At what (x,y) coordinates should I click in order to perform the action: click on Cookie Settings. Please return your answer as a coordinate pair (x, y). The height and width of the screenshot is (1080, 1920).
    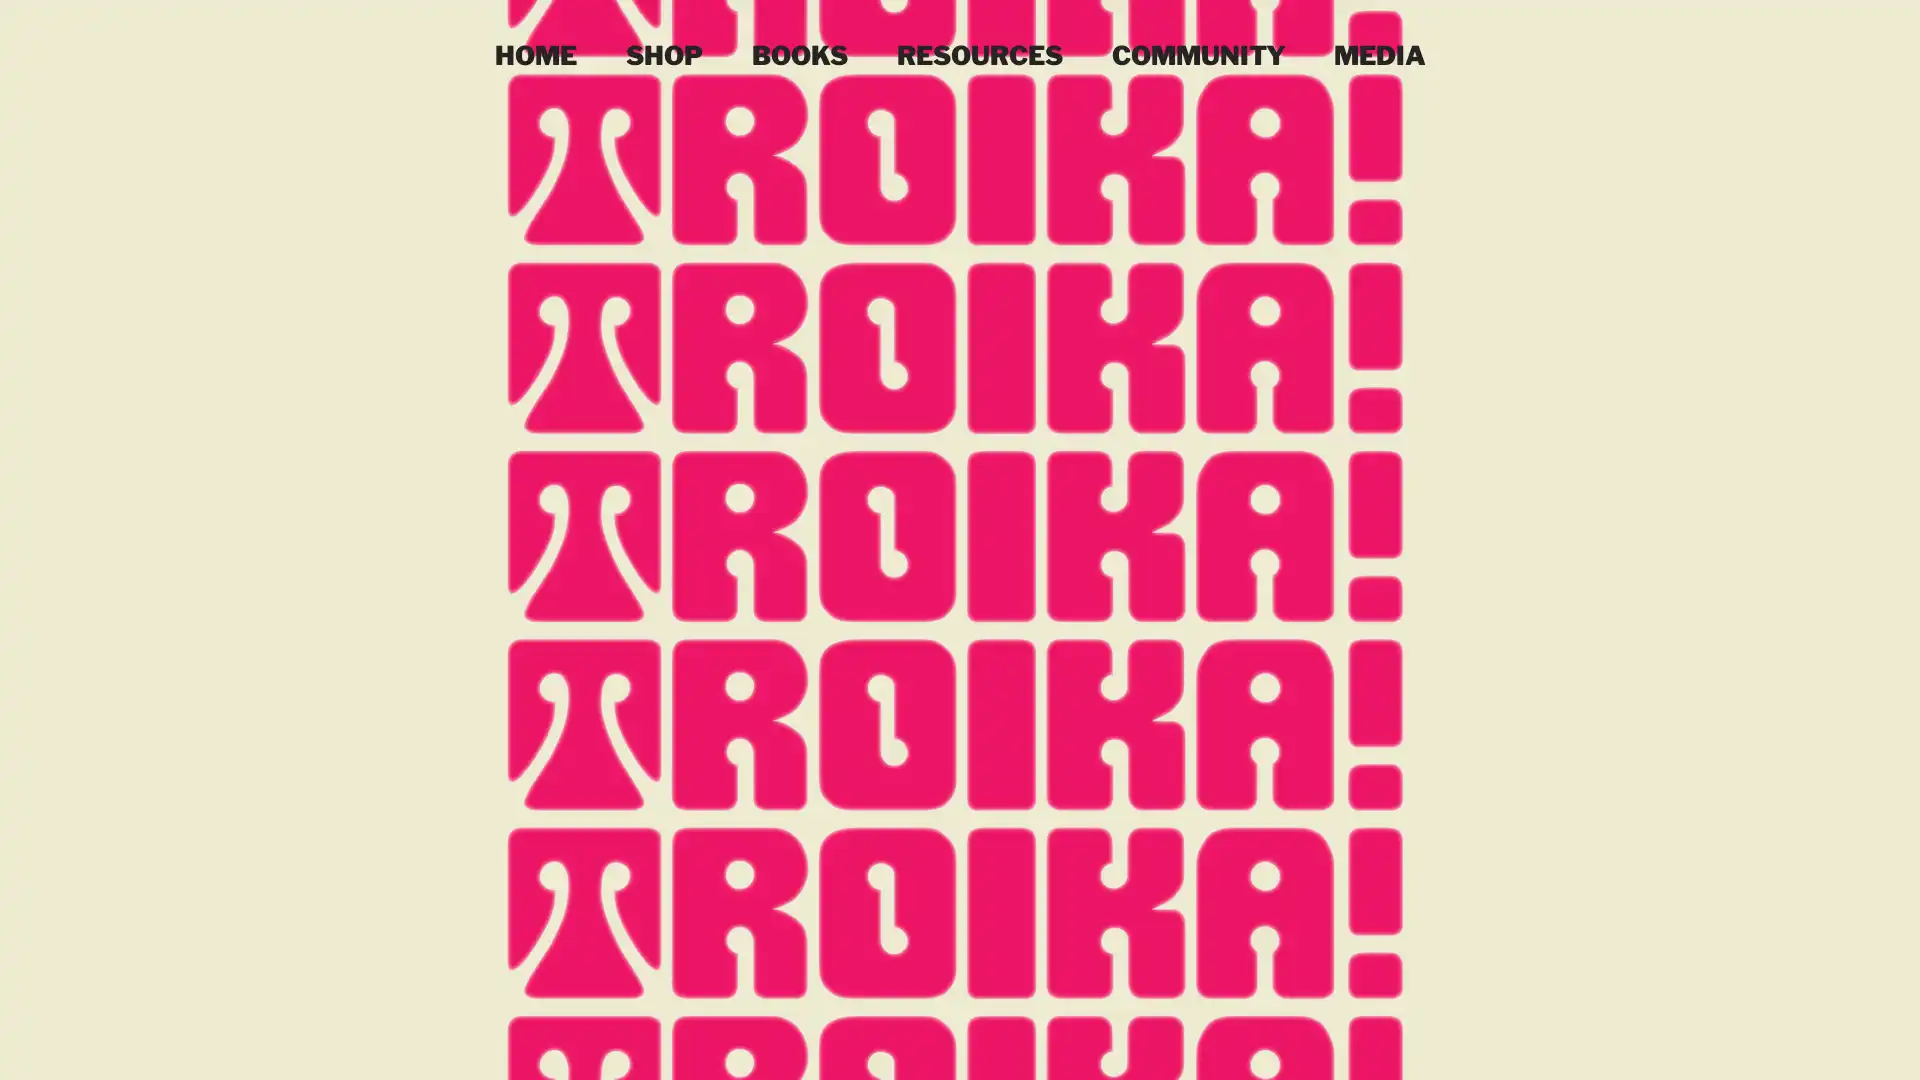
    Looking at the image, I should click on (1703, 1044).